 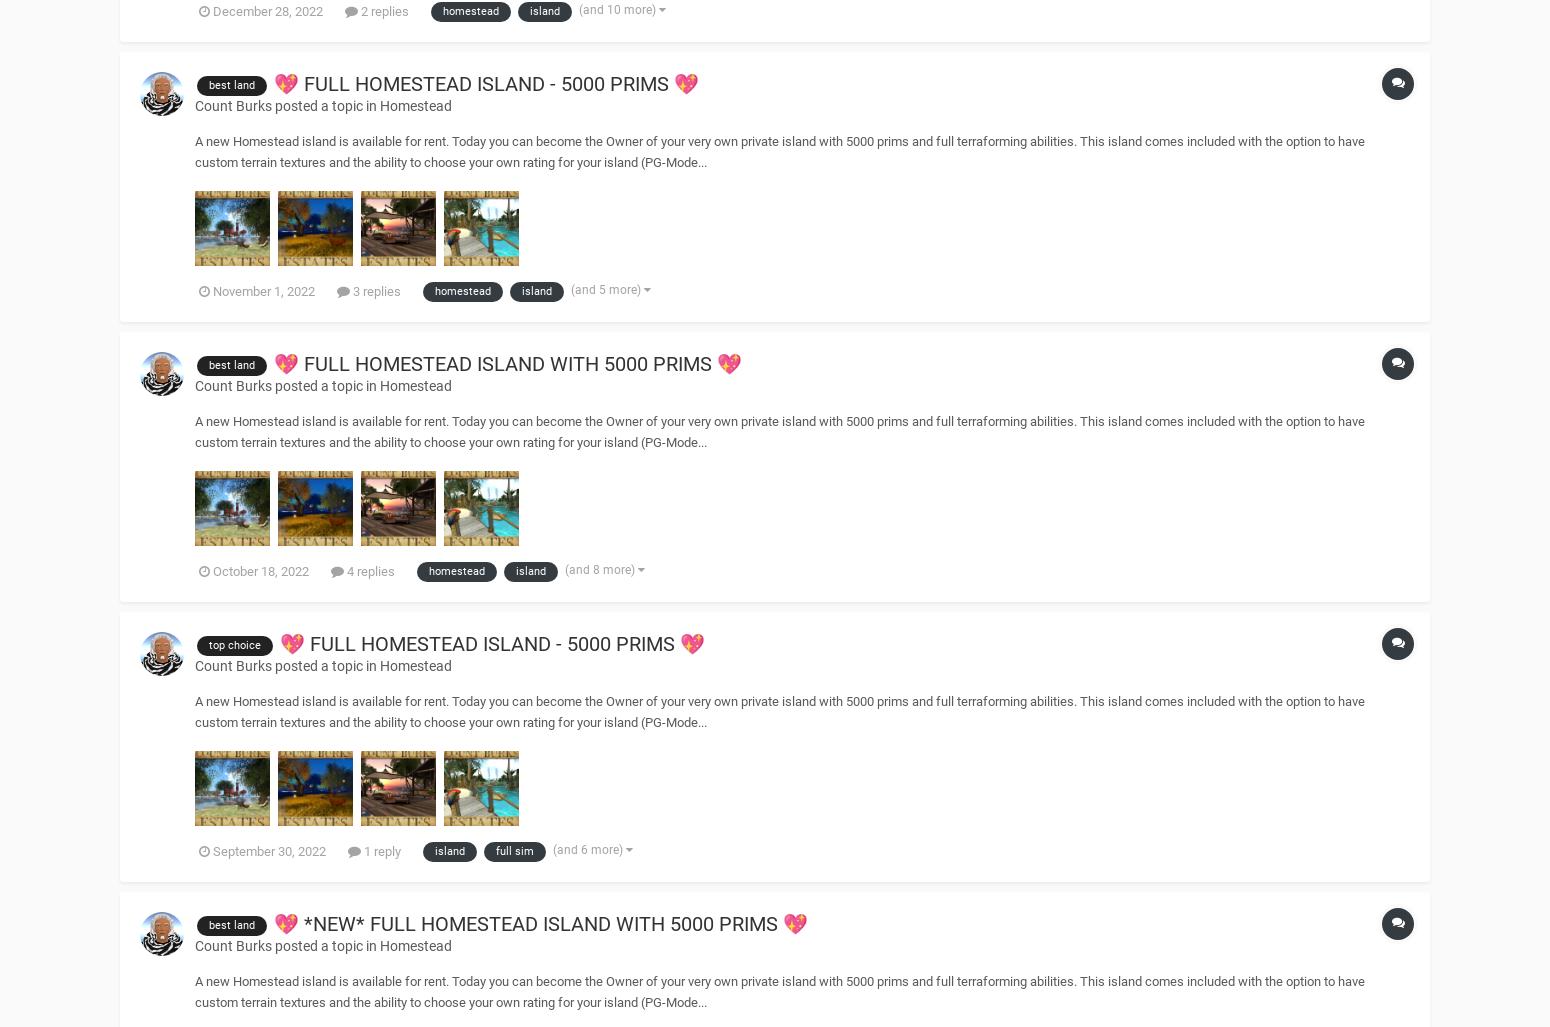 What do you see at coordinates (589, 849) in the screenshot?
I see `'(and 6 more)'` at bounding box center [589, 849].